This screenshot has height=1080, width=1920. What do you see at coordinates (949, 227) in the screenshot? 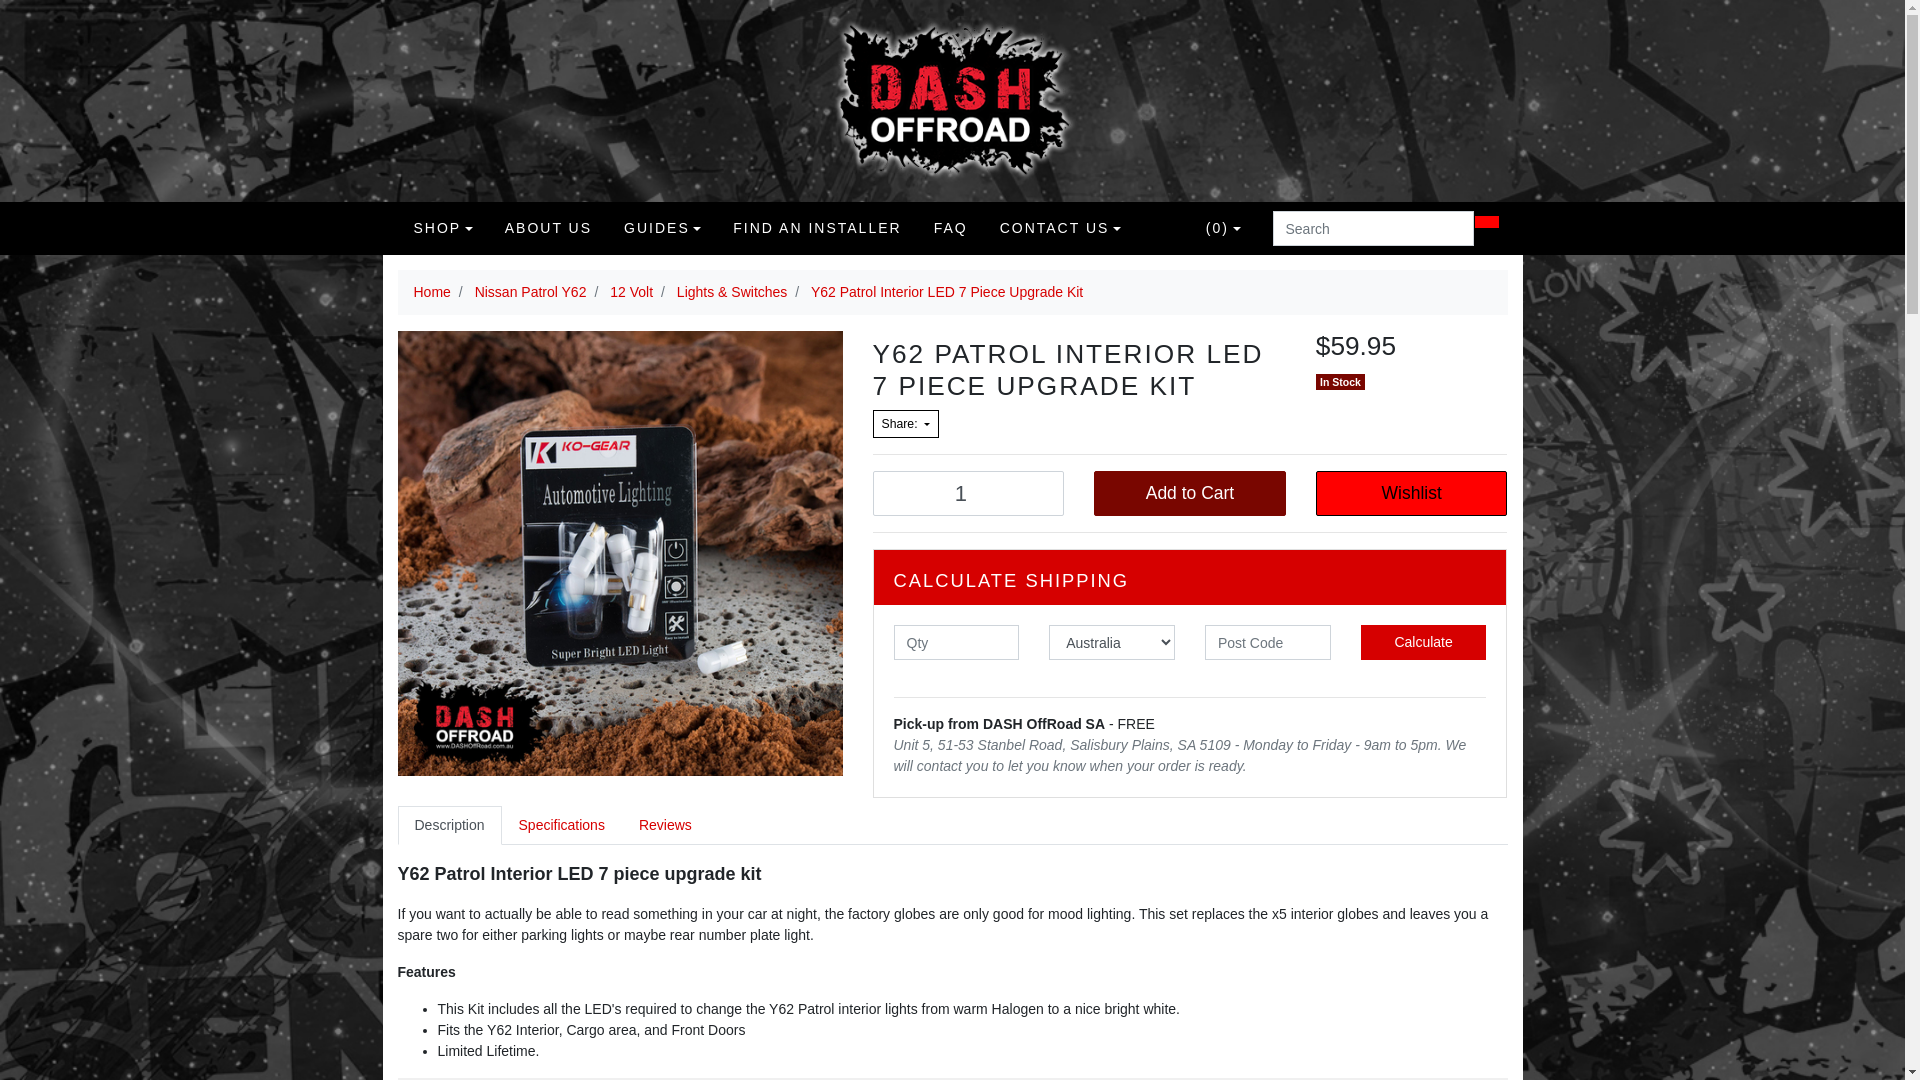
I see `'FAQ'` at bounding box center [949, 227].